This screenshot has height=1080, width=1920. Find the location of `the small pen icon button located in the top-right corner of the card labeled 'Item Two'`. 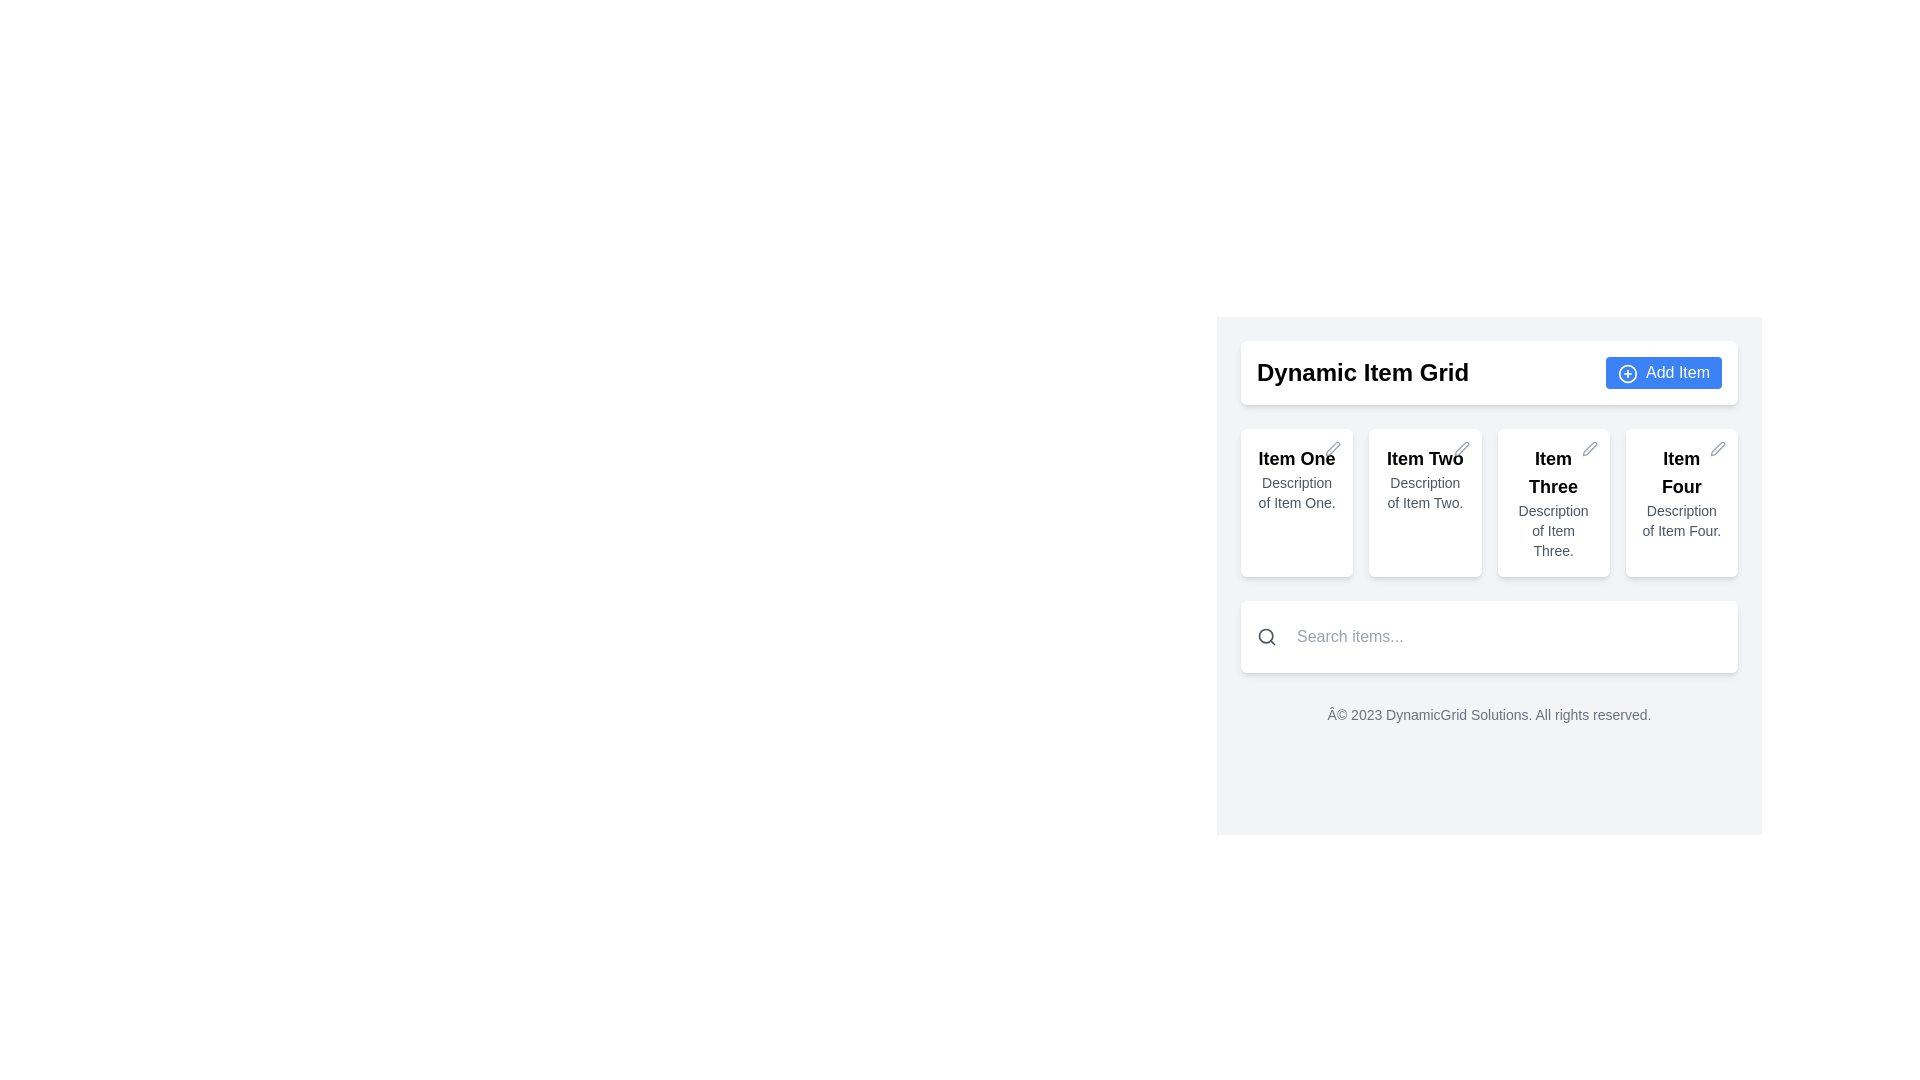

the small pen icon button located in the top-right corner of the card labeled 'Item Two' is located at coordinates (1461, 447).